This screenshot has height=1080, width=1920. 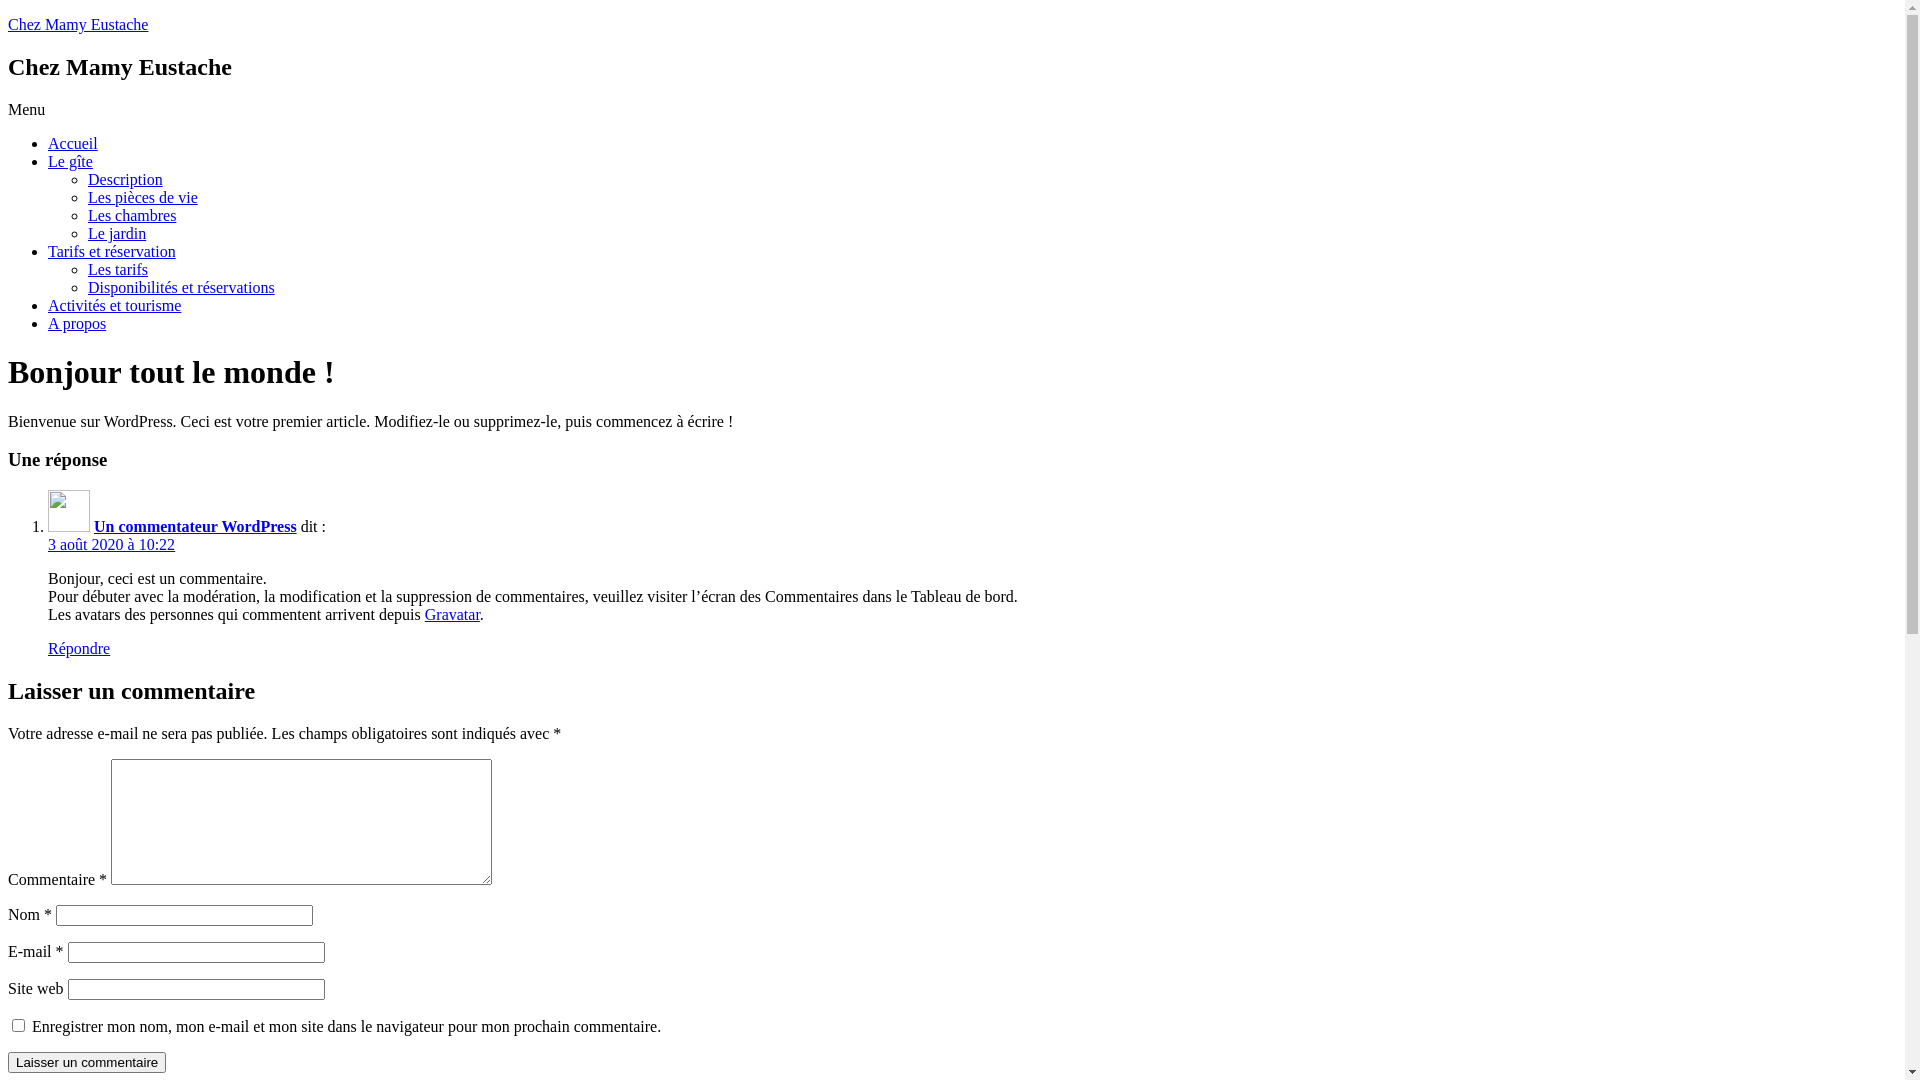 What do you see at coordinates (76, 322) in the screenshot?
I see `'A propos'` at bounding box center [76, 322].